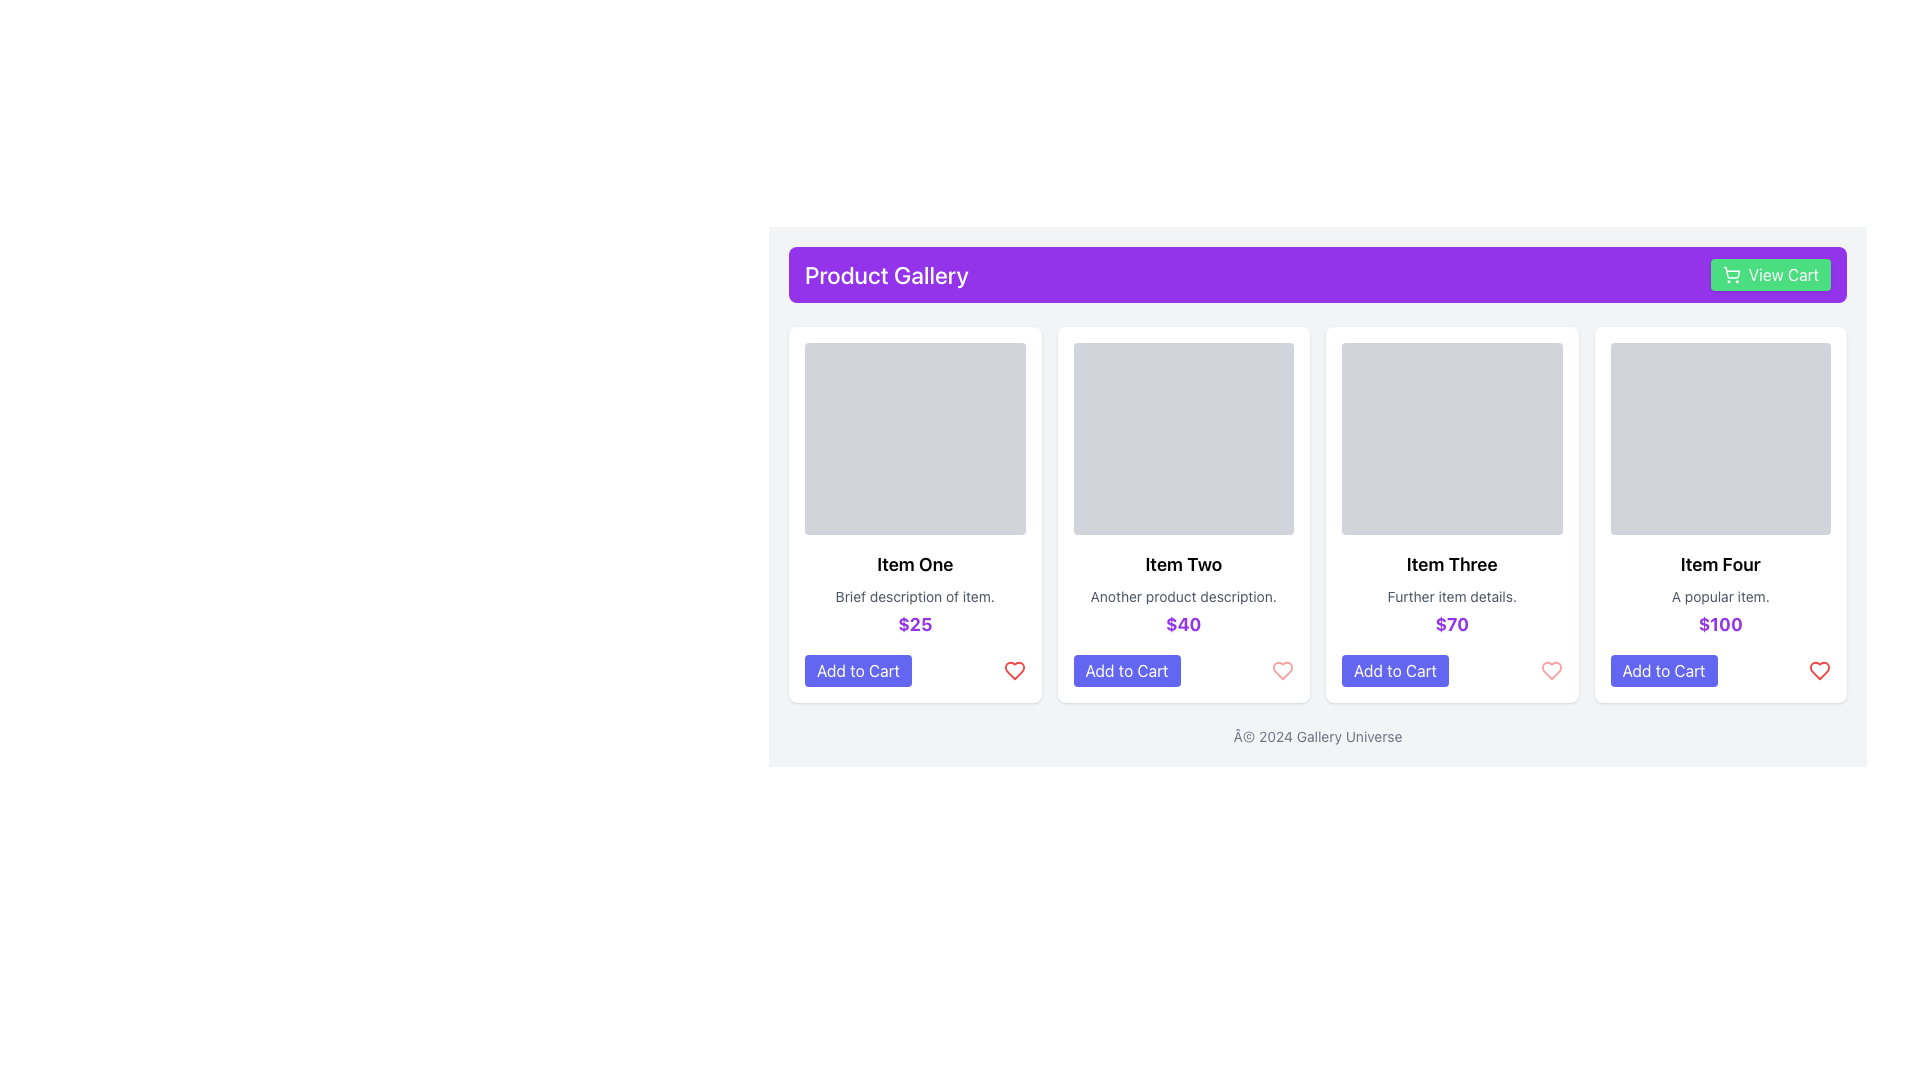  Describe the element at coordinates (1282, 671) in the screenshot. I see `the heart-shaped icon outlined in red located at the bottom-right corner of the 'Item Two' card in the product gallery interface` at that location.